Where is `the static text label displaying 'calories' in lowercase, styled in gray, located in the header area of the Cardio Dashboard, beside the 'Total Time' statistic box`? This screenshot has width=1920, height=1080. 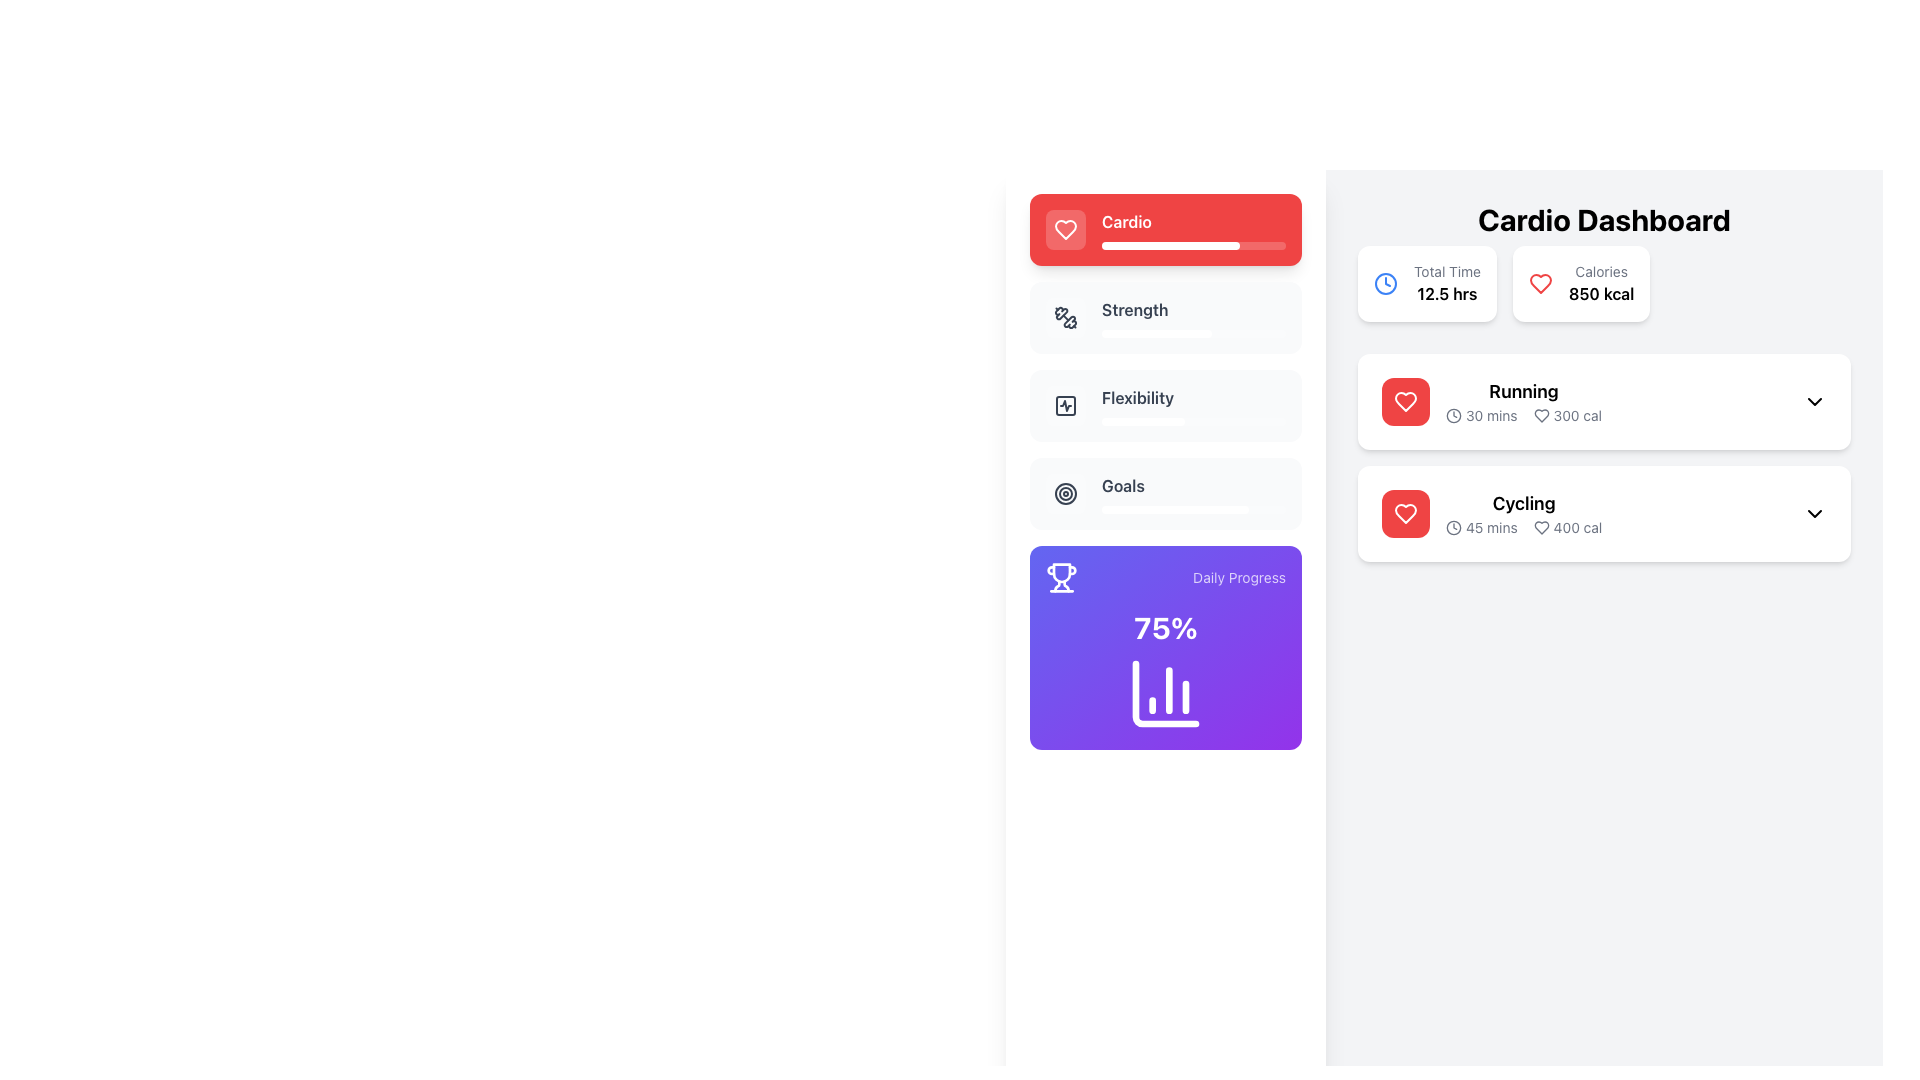 the static text label displaying 'calories' in lowercase, styled in gray, located in the header area of the Cardio Dashboard, beside the 'Total Time' statistic box is located at coordinates (1601, 272).